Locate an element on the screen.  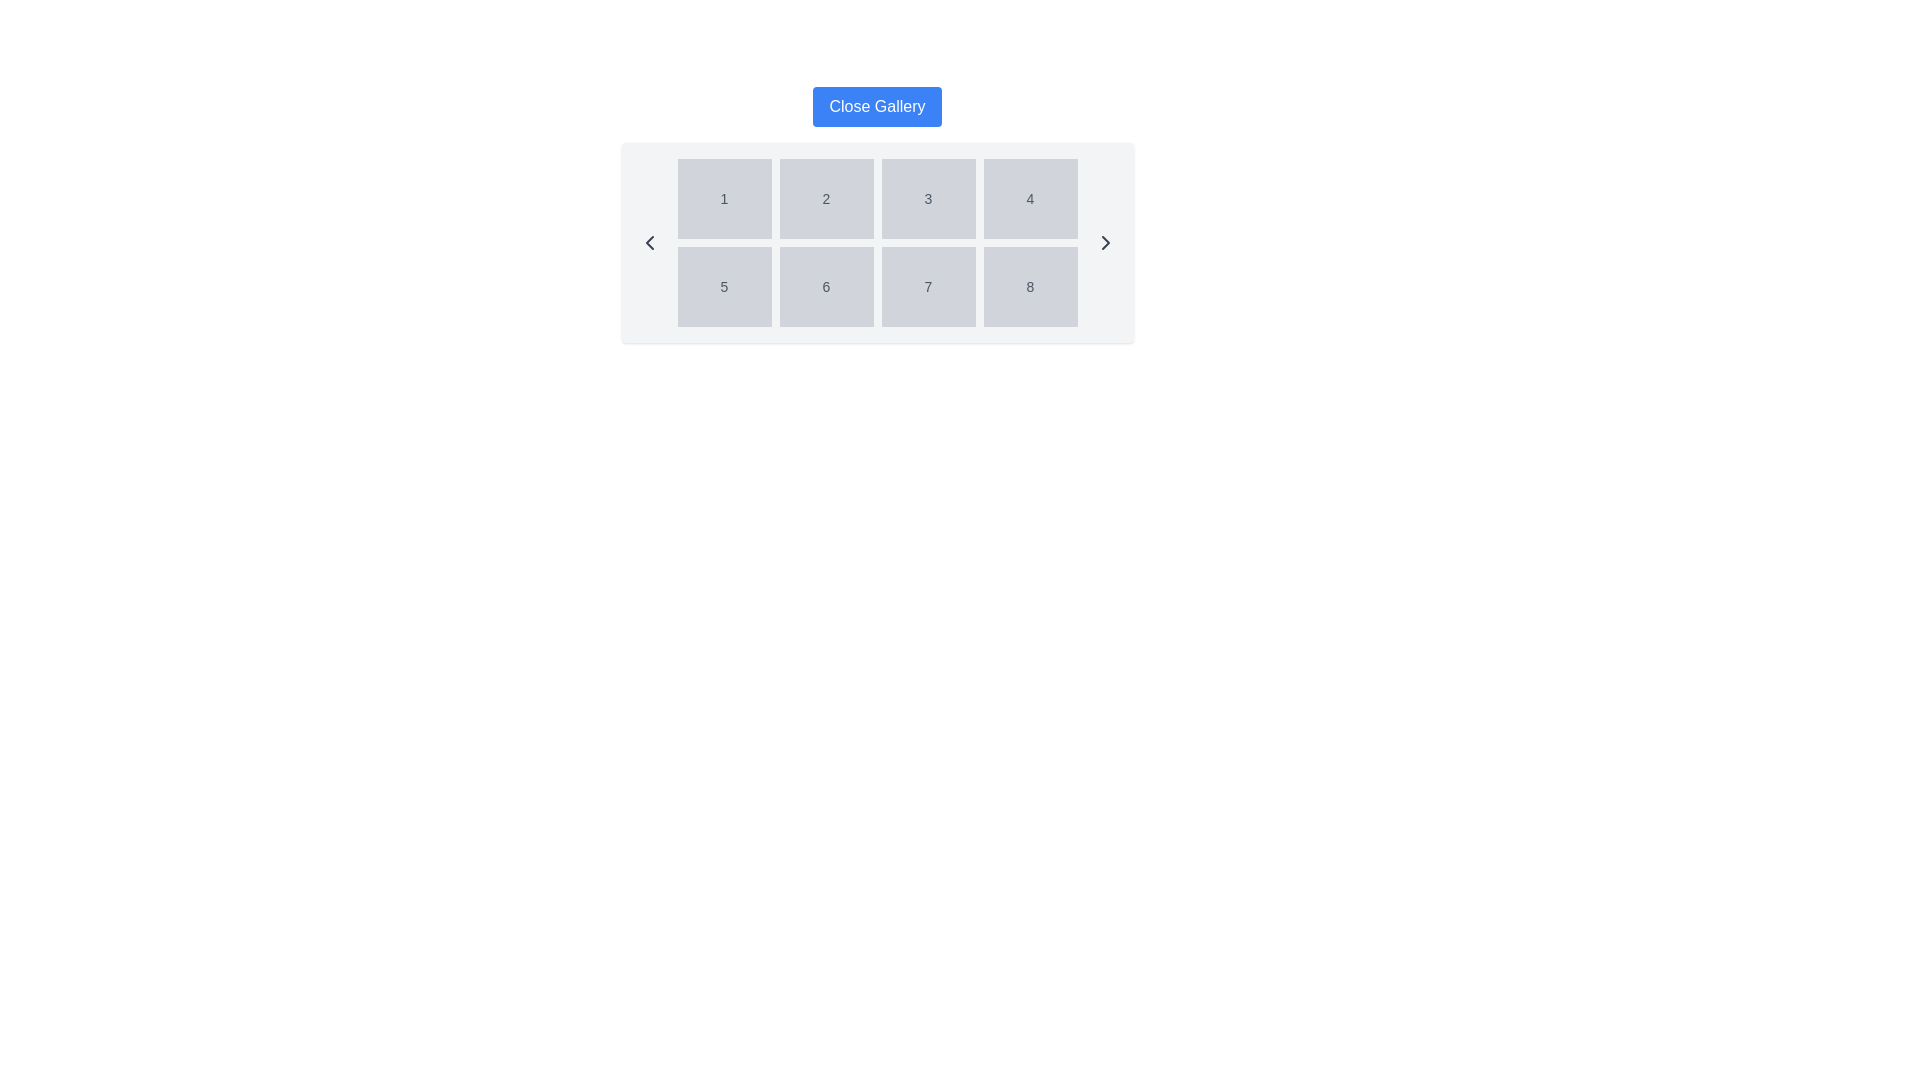
the Icon Button located to the right of the gallery grid is located at coordinates (1104, 242).